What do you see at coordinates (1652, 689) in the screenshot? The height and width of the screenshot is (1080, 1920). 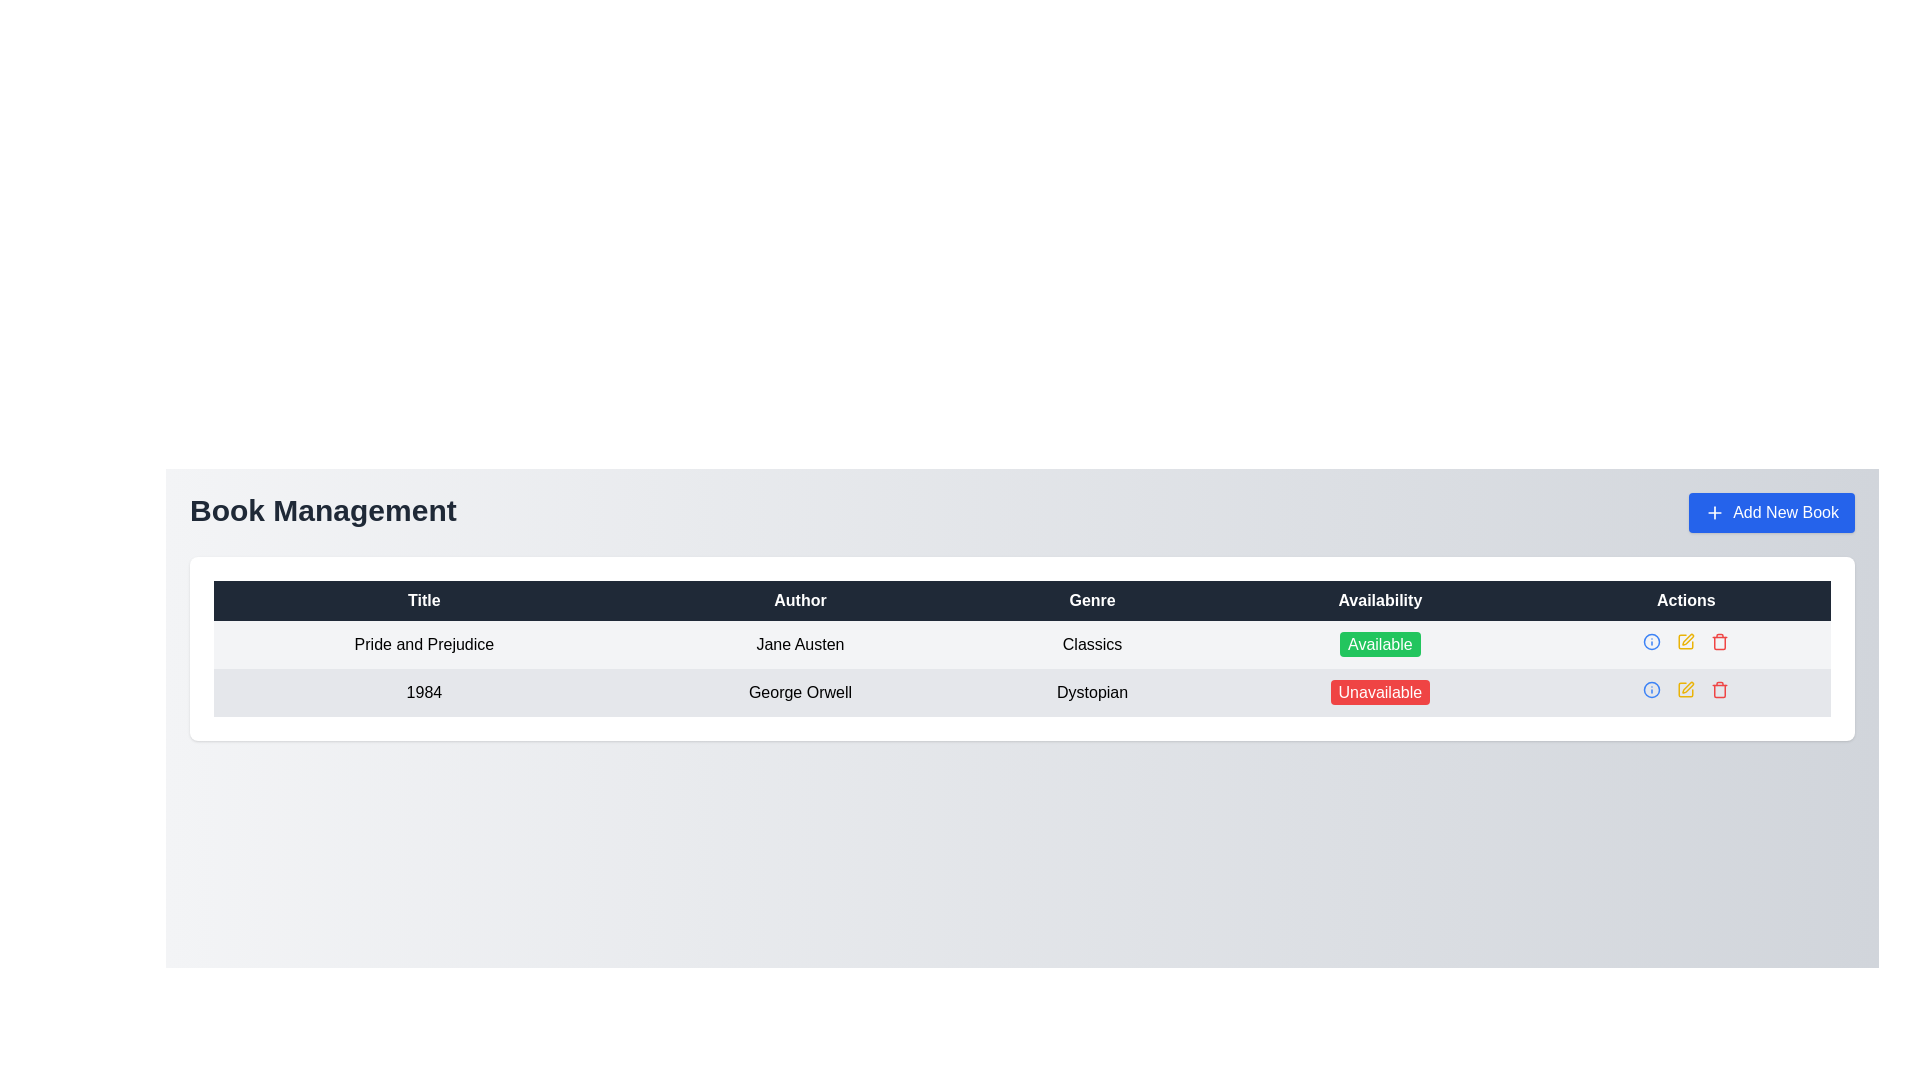 I see `the blue circular outline of the 'info' icon located in the 'Actions' column of the second row for the entry '1984' by George Orwell` at bounding box center [1652, 689].